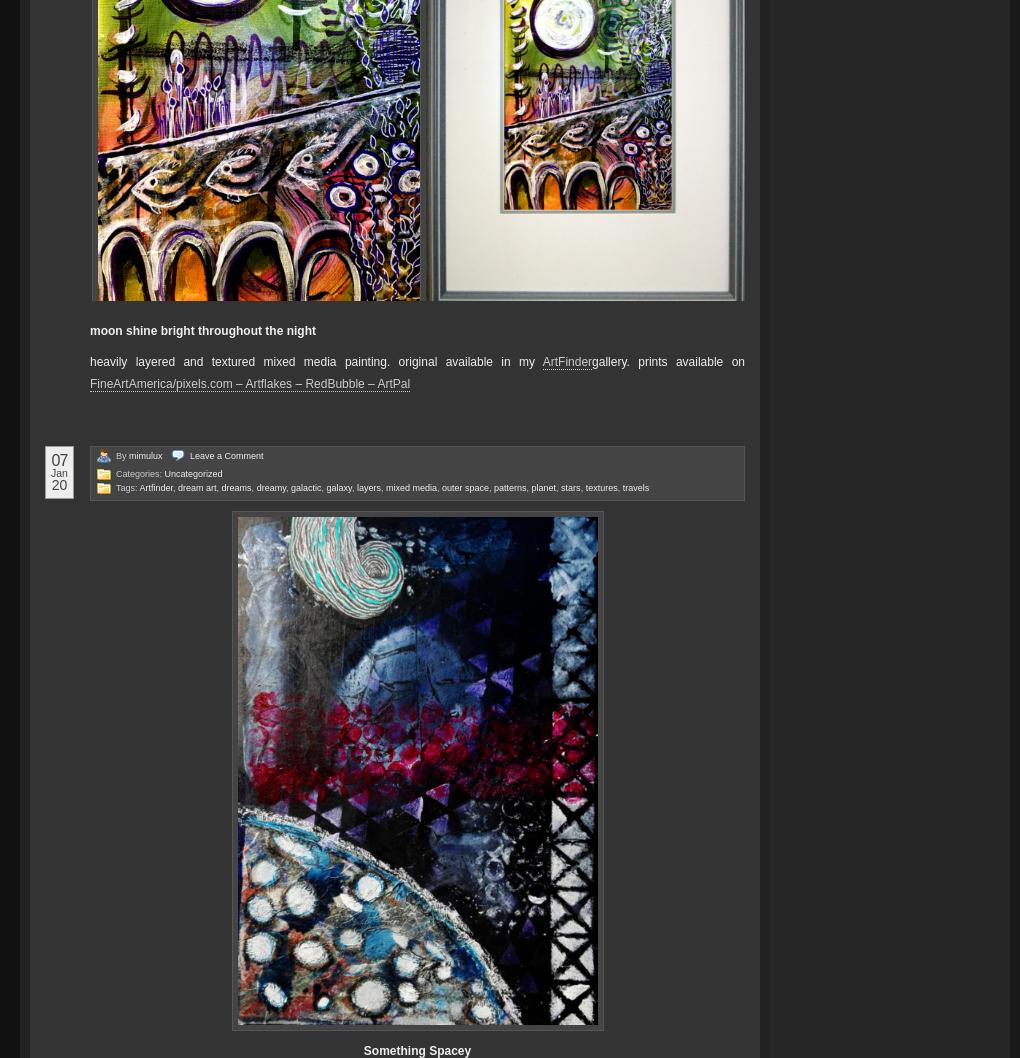  Describe the element at coordinates (338, 485) in the screenshot. I see `'galaxy'` at that location.